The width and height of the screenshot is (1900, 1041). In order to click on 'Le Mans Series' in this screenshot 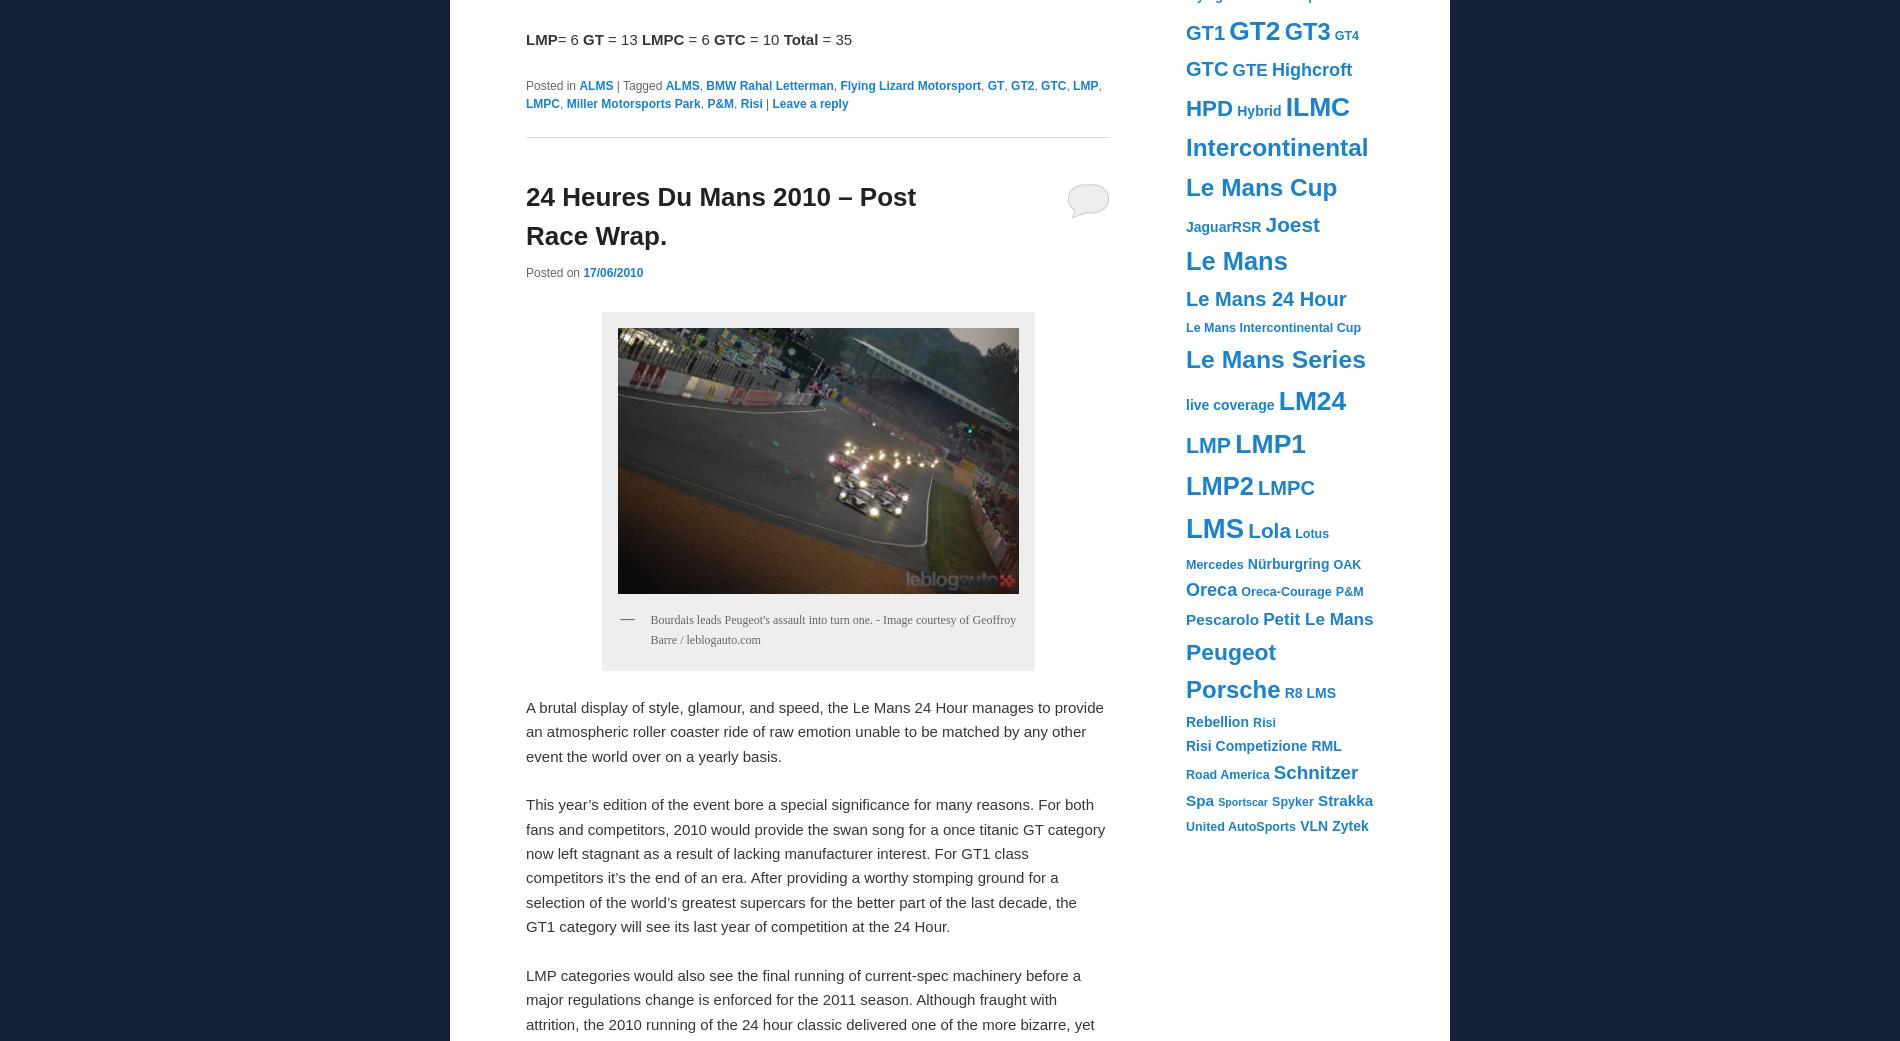, I will do `click(1274, 358)`.